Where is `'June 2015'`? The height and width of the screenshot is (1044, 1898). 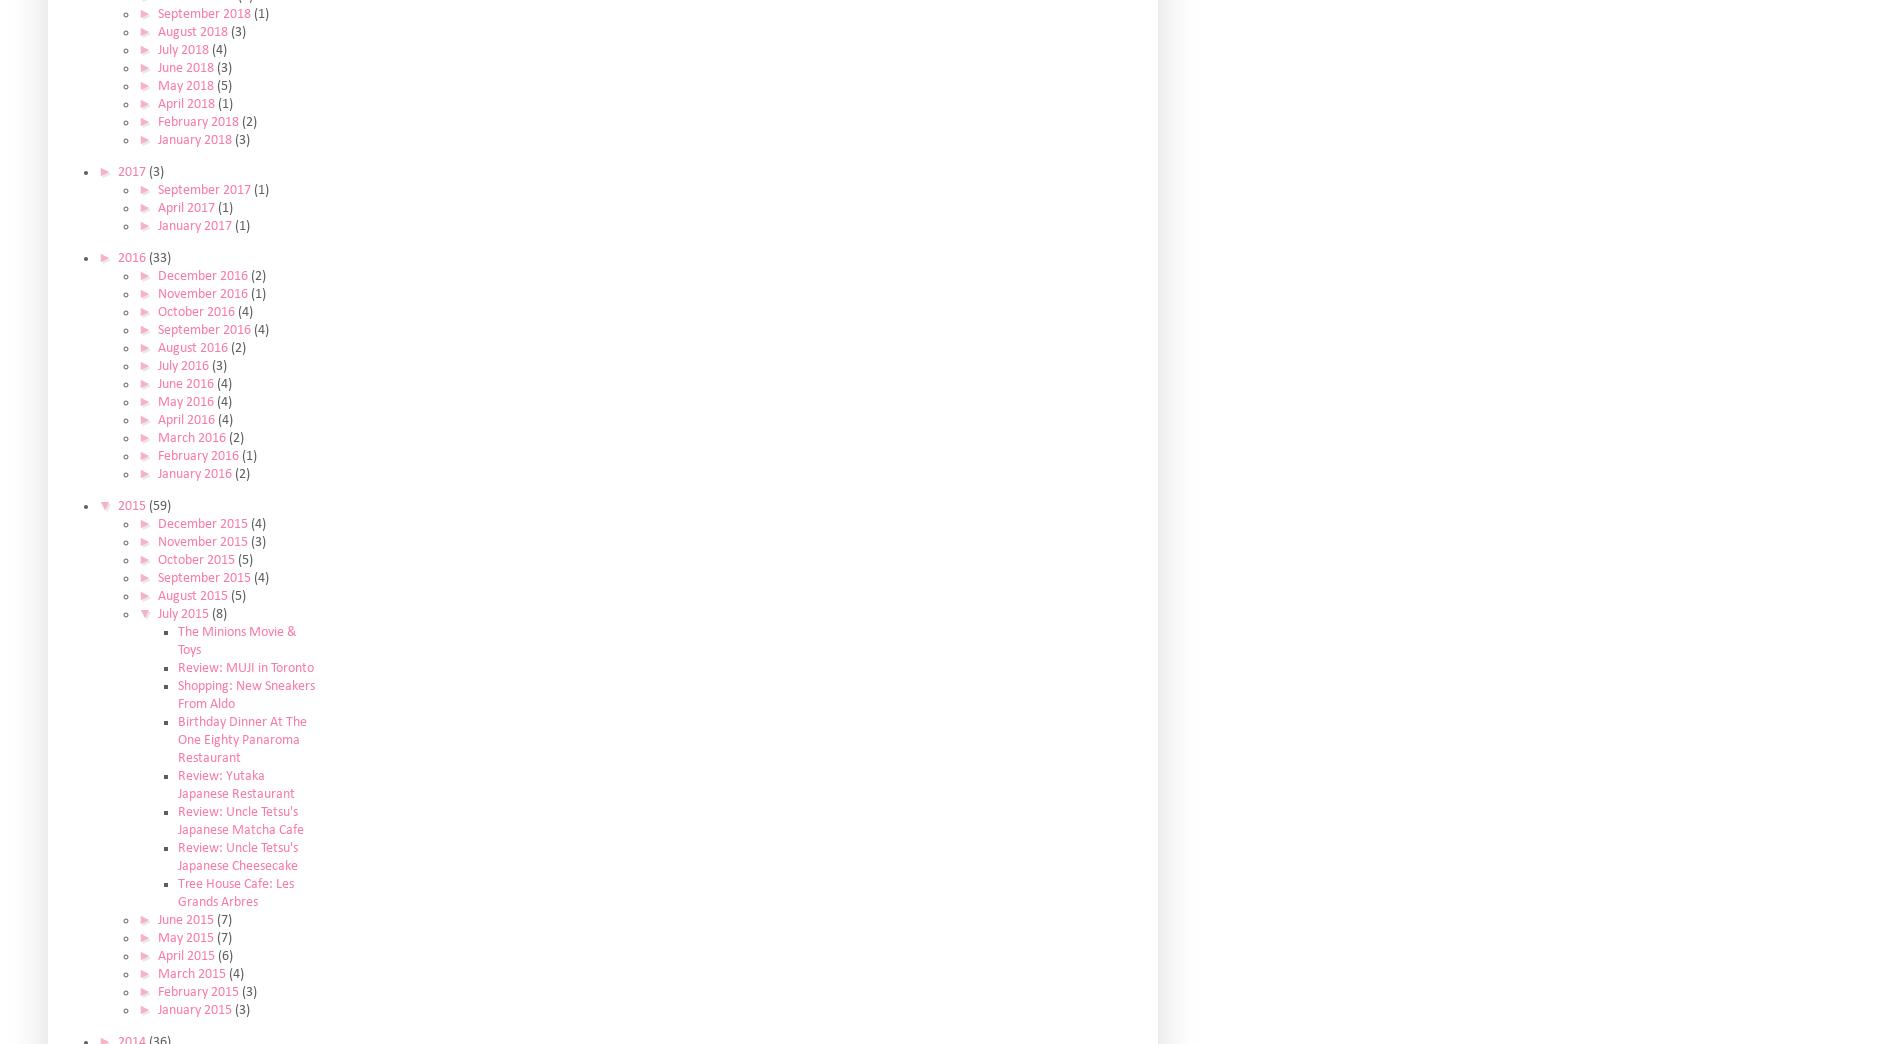
'June 2015' is located at coordinates (185, 918).